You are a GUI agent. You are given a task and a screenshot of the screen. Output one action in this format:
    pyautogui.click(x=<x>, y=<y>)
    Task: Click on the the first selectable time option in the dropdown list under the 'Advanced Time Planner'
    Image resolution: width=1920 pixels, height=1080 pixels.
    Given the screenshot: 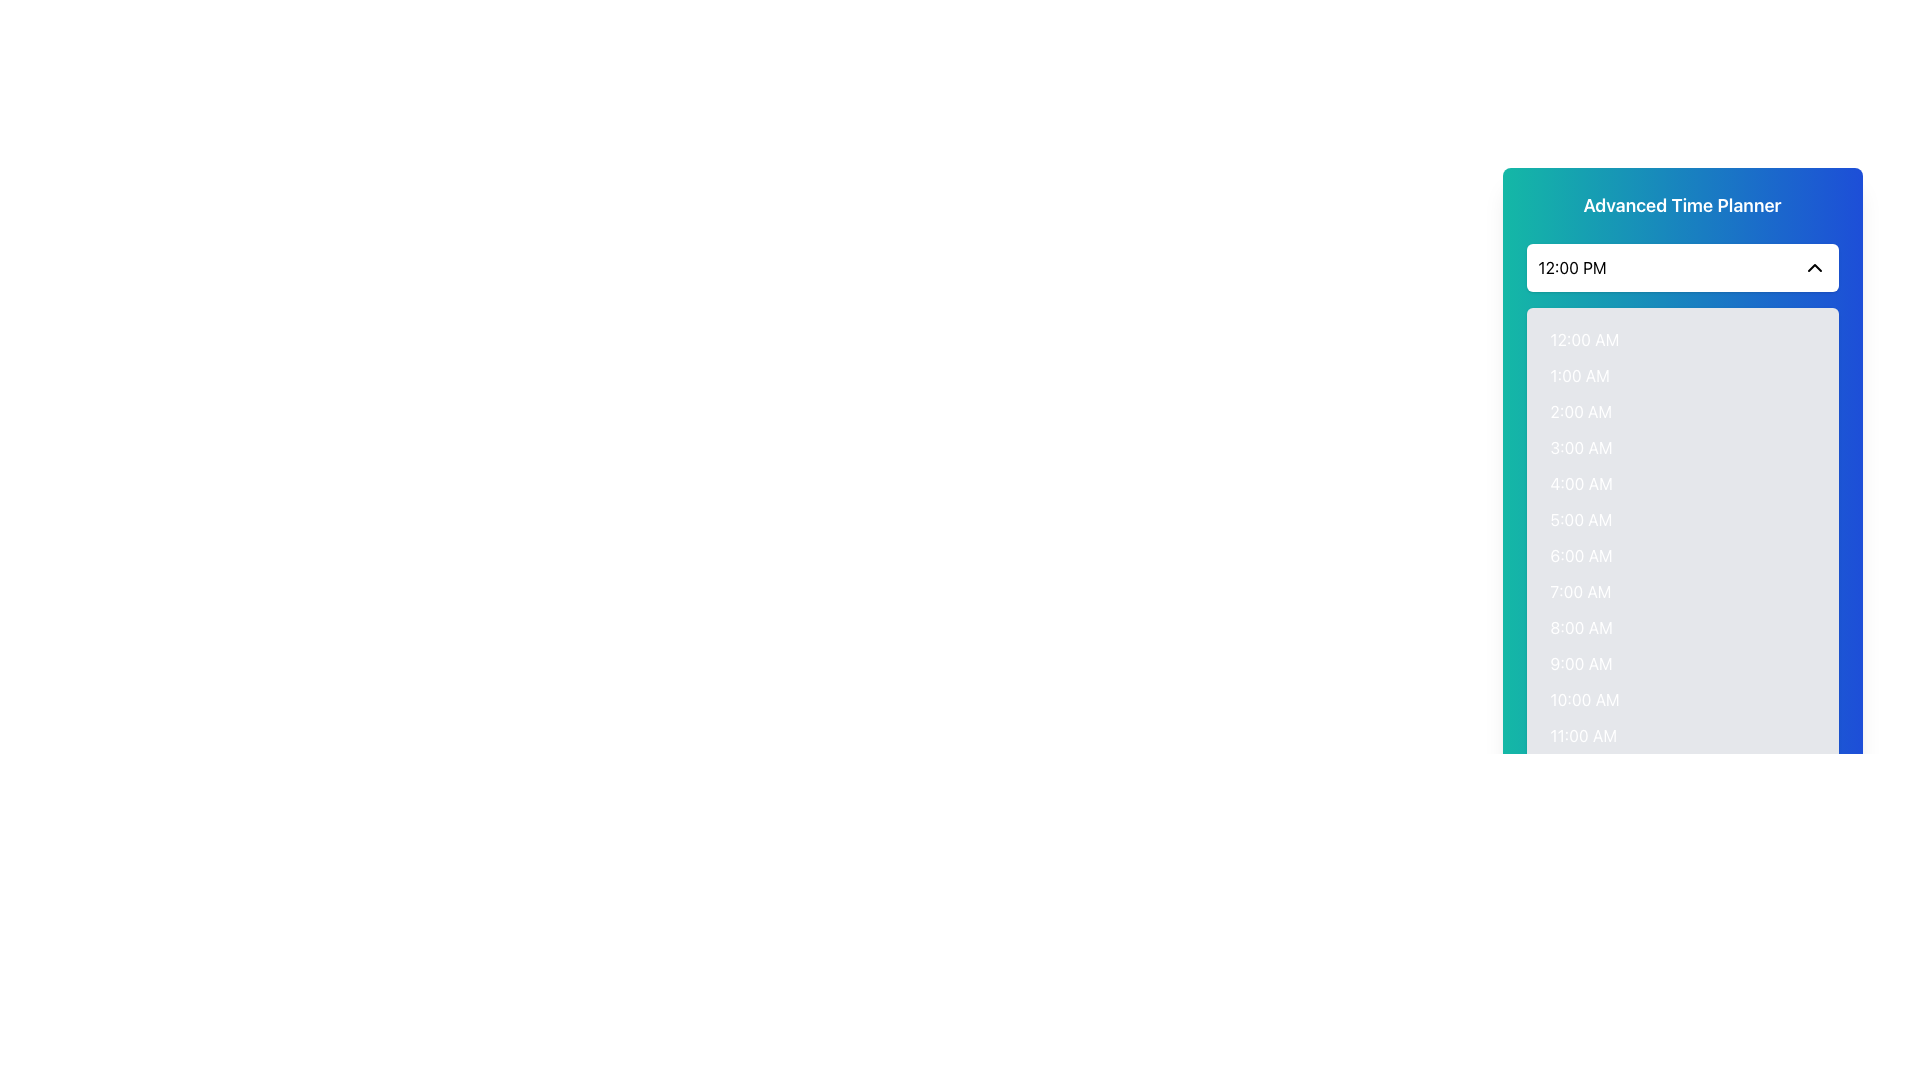 What is the action you would take?
    pyautogui.click(x=1681, y=338)
    